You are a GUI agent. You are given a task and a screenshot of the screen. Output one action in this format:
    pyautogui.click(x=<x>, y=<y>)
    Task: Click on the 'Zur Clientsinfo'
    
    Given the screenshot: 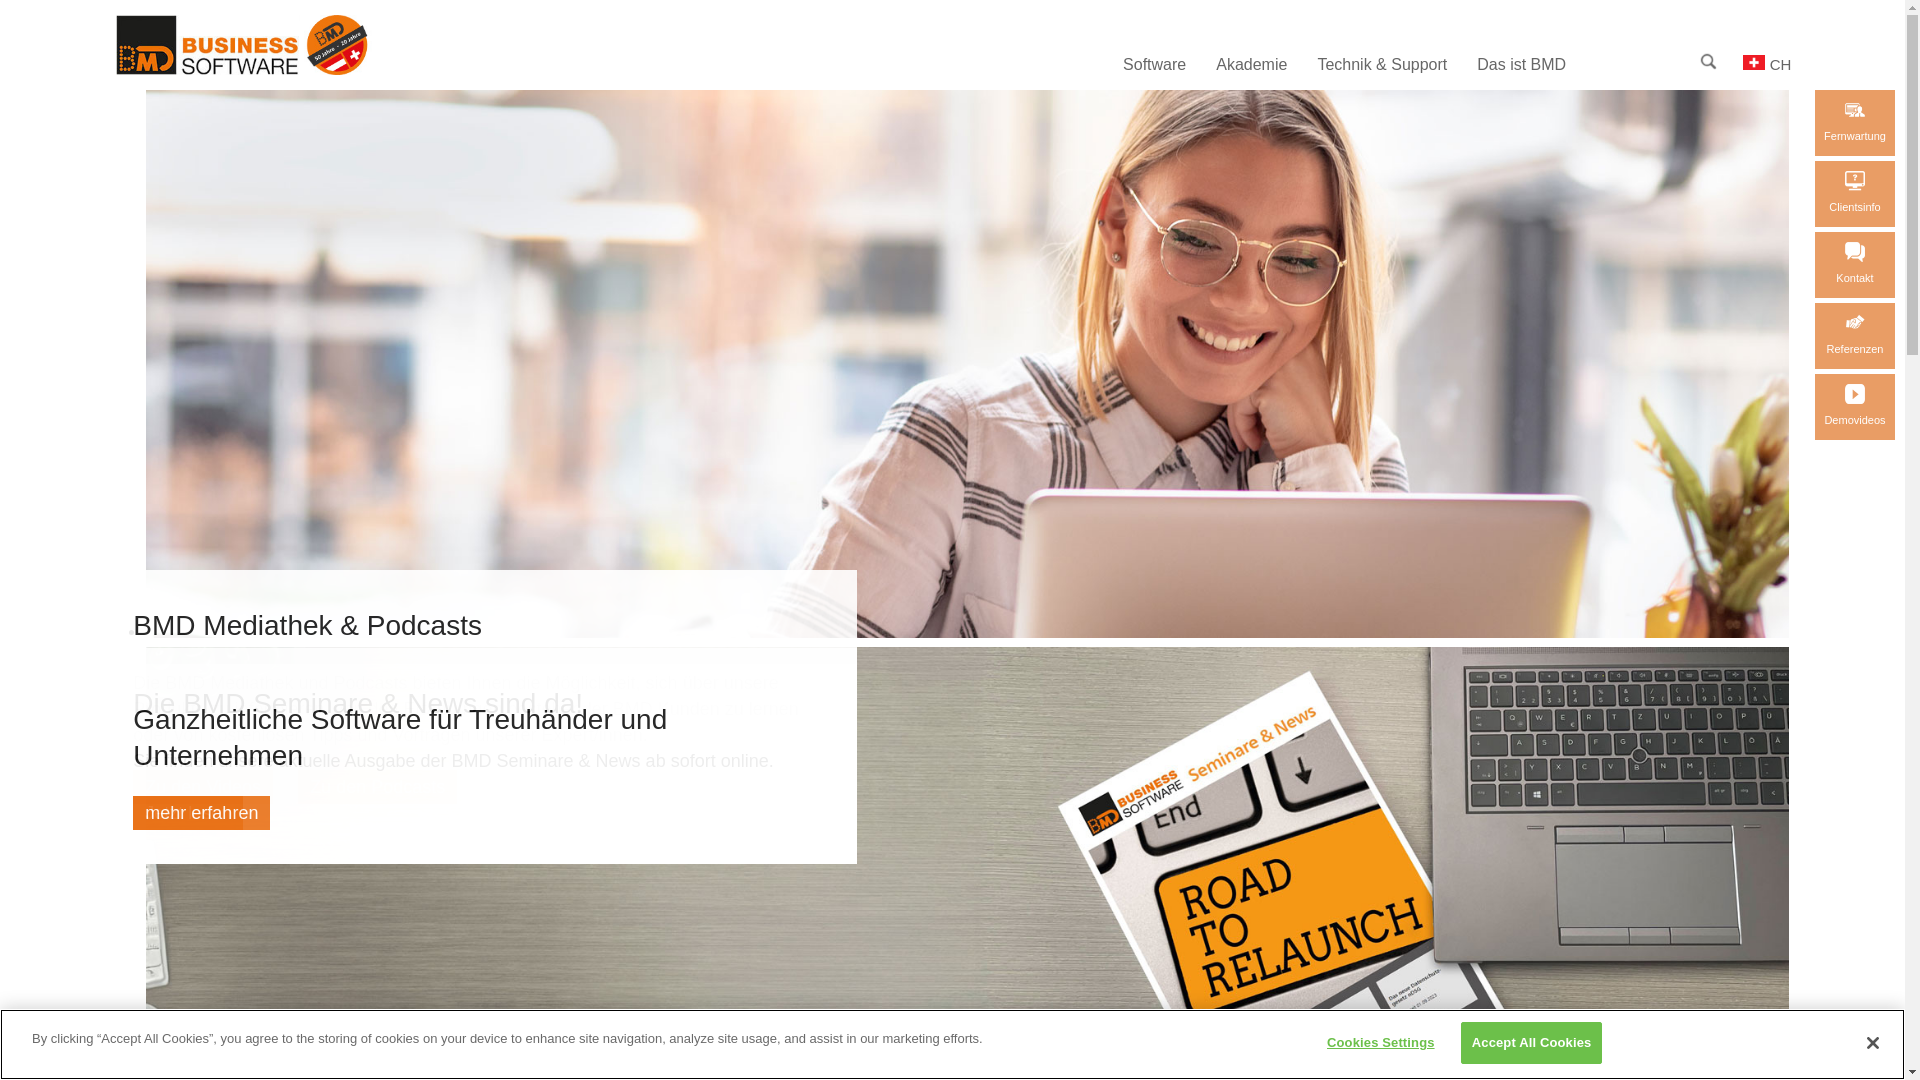 What is the action you would take?
    pyautogui.click(x=1843, y=181)
    